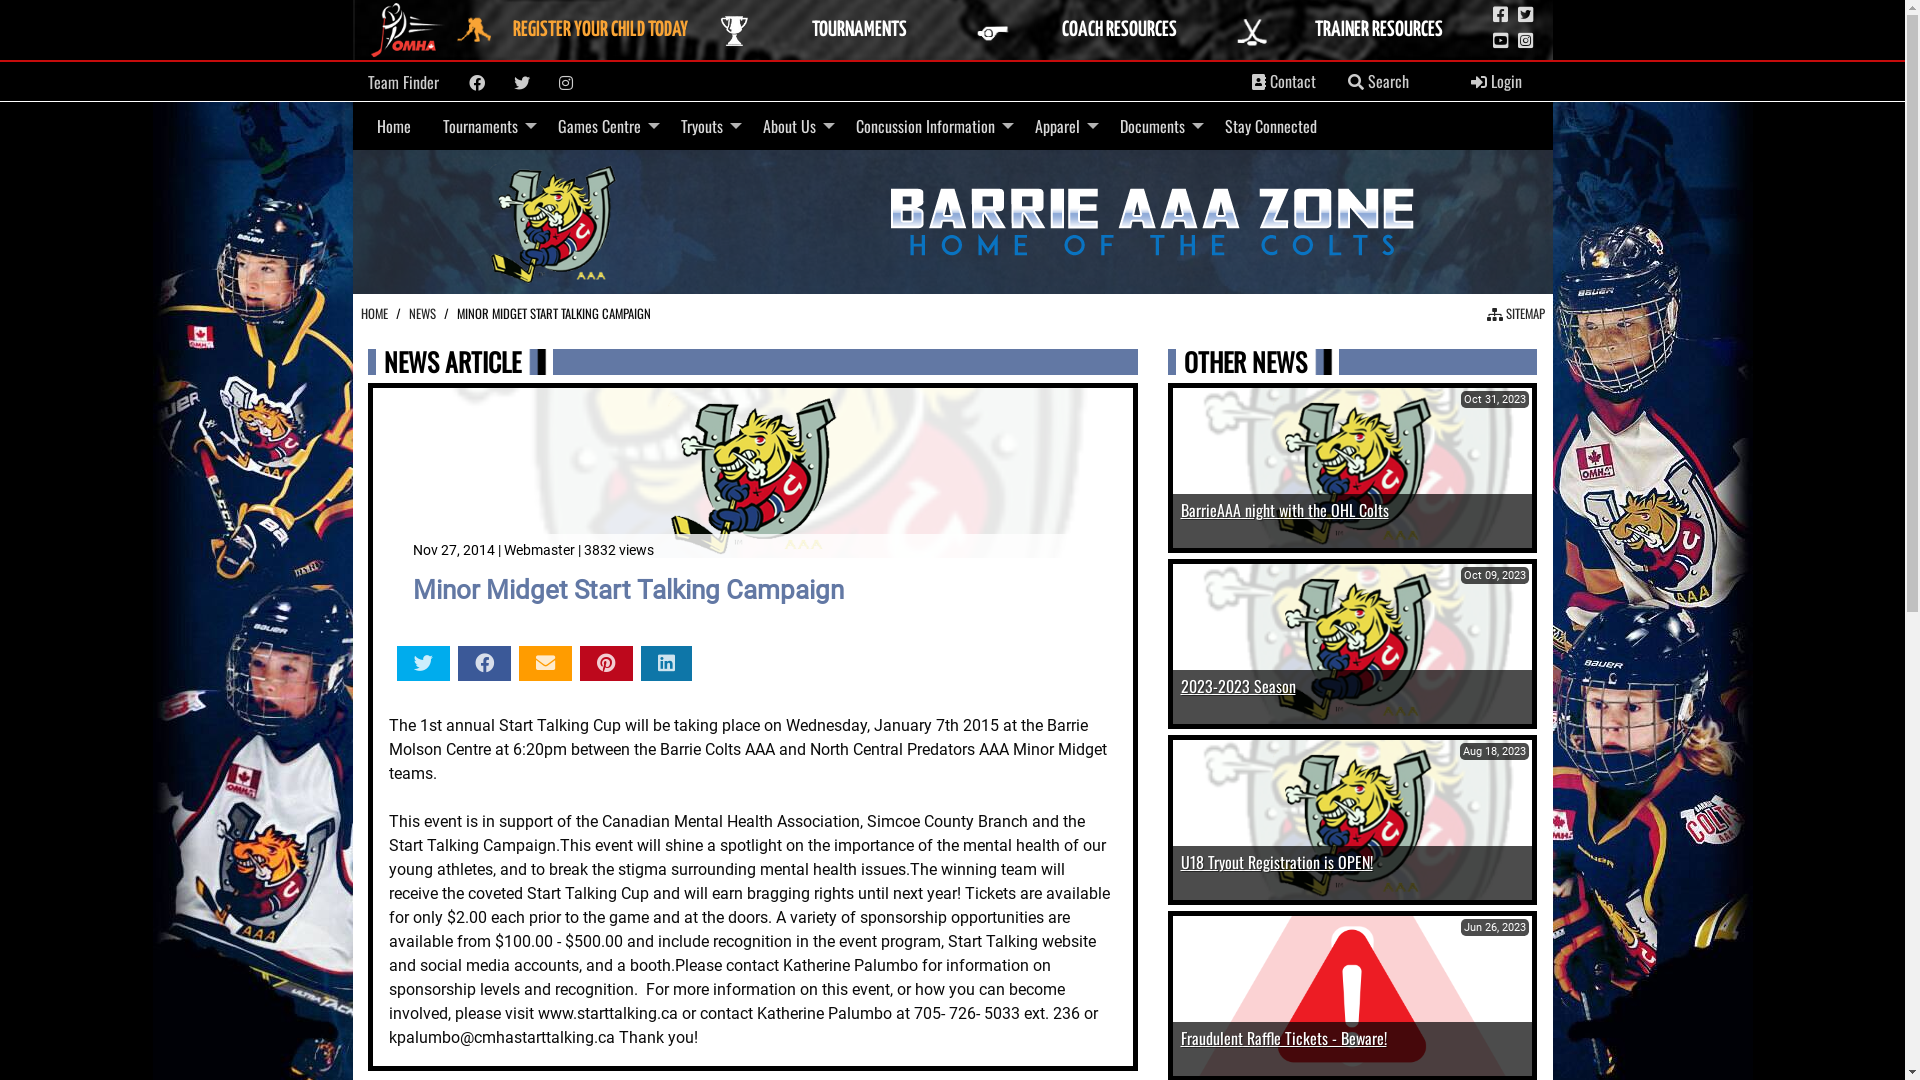 The width and height of the screenshot is (1920, 1080). I want to click on 'Search', so click(1356, 80).